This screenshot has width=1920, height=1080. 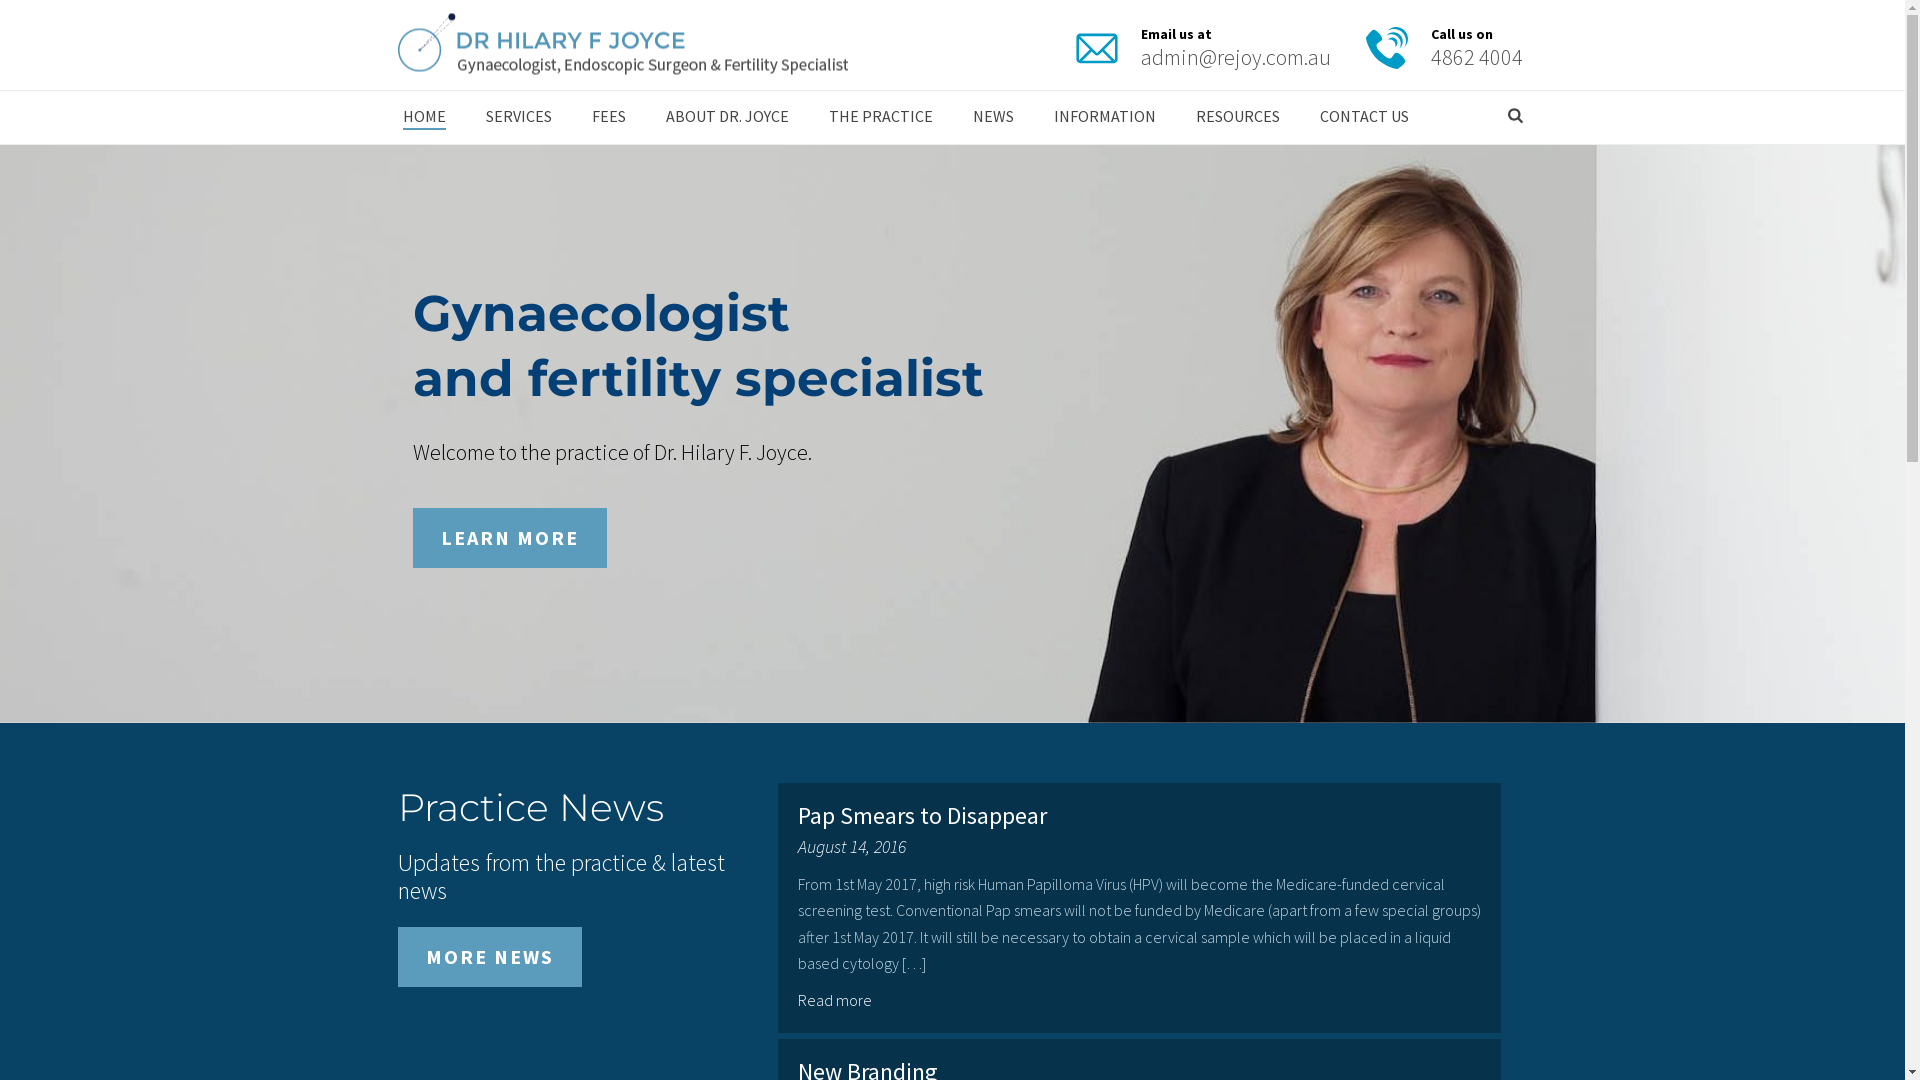 I want to click on 'RESOURCES', so click(x=1237, y=117).